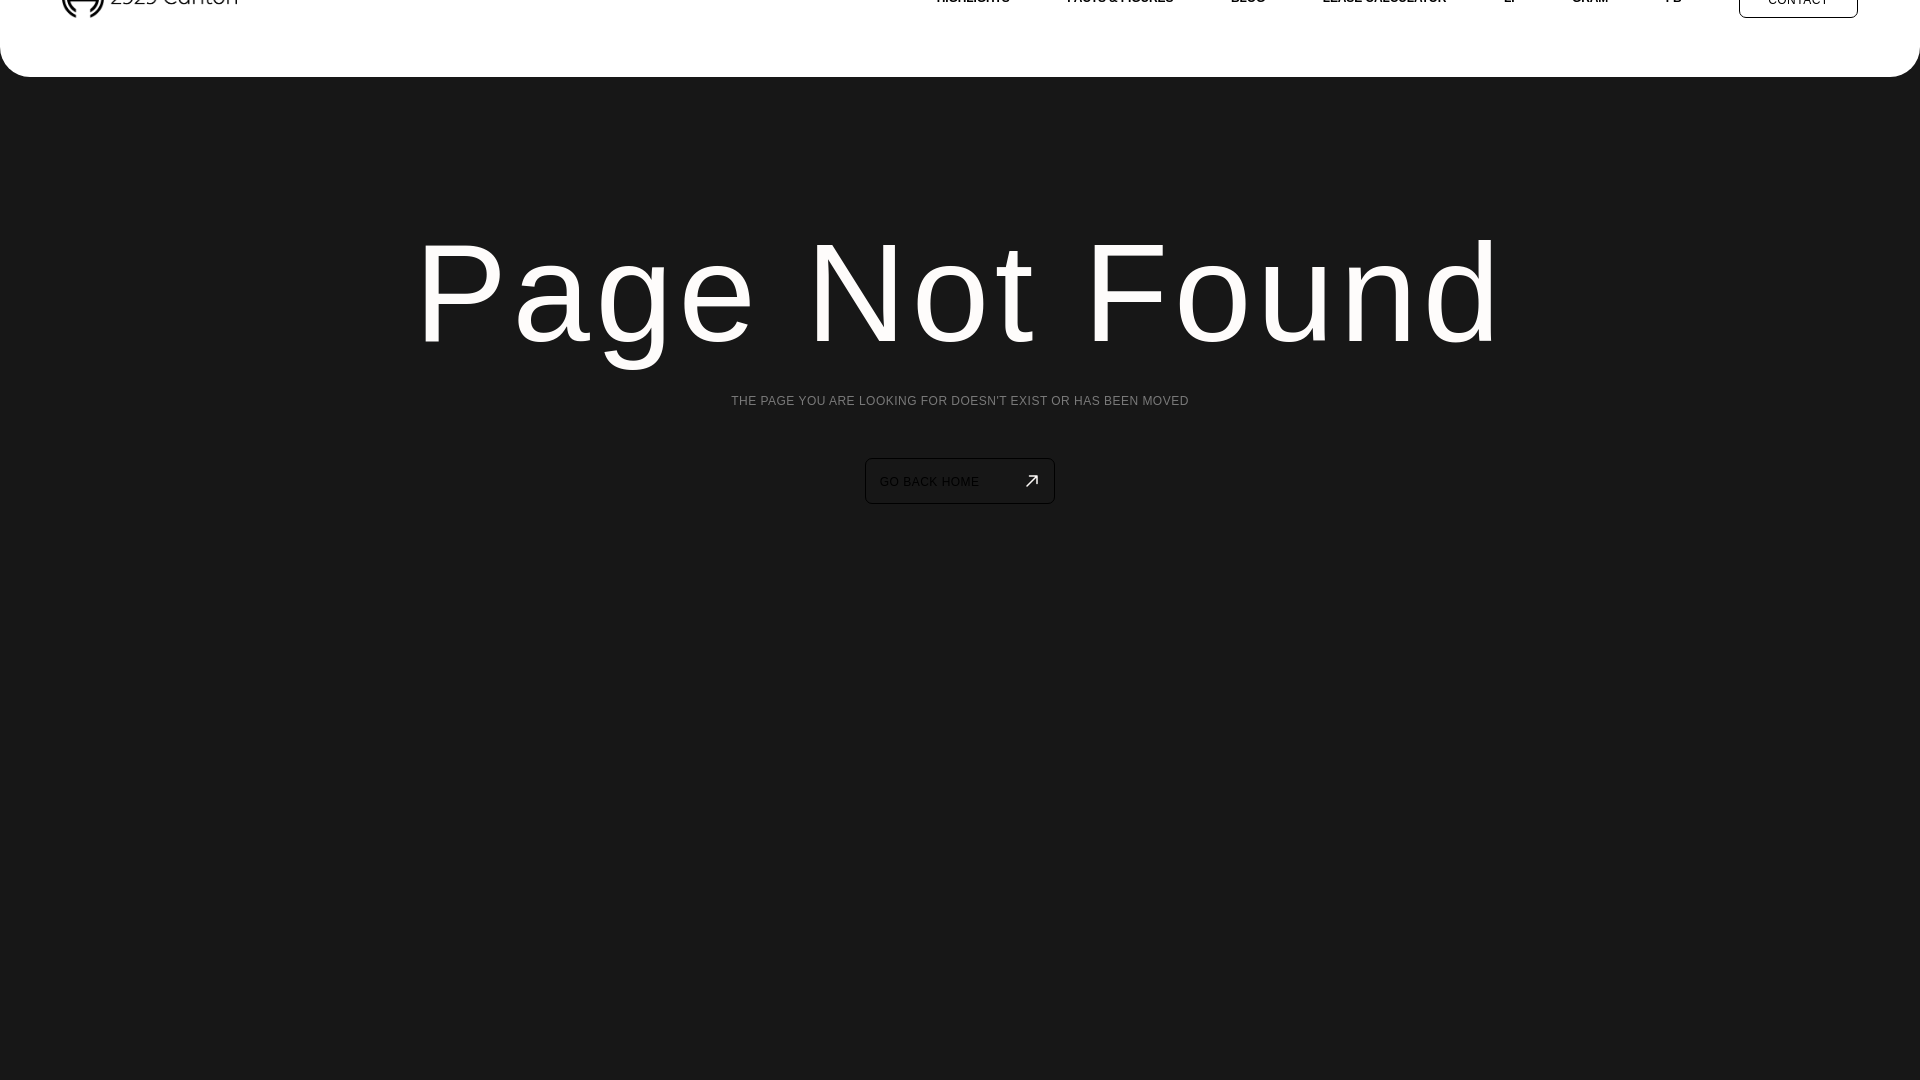 The height and width of the screenshot is (1080, 1920). I want to click on 'GO BACK HOME', so click(960, 481).